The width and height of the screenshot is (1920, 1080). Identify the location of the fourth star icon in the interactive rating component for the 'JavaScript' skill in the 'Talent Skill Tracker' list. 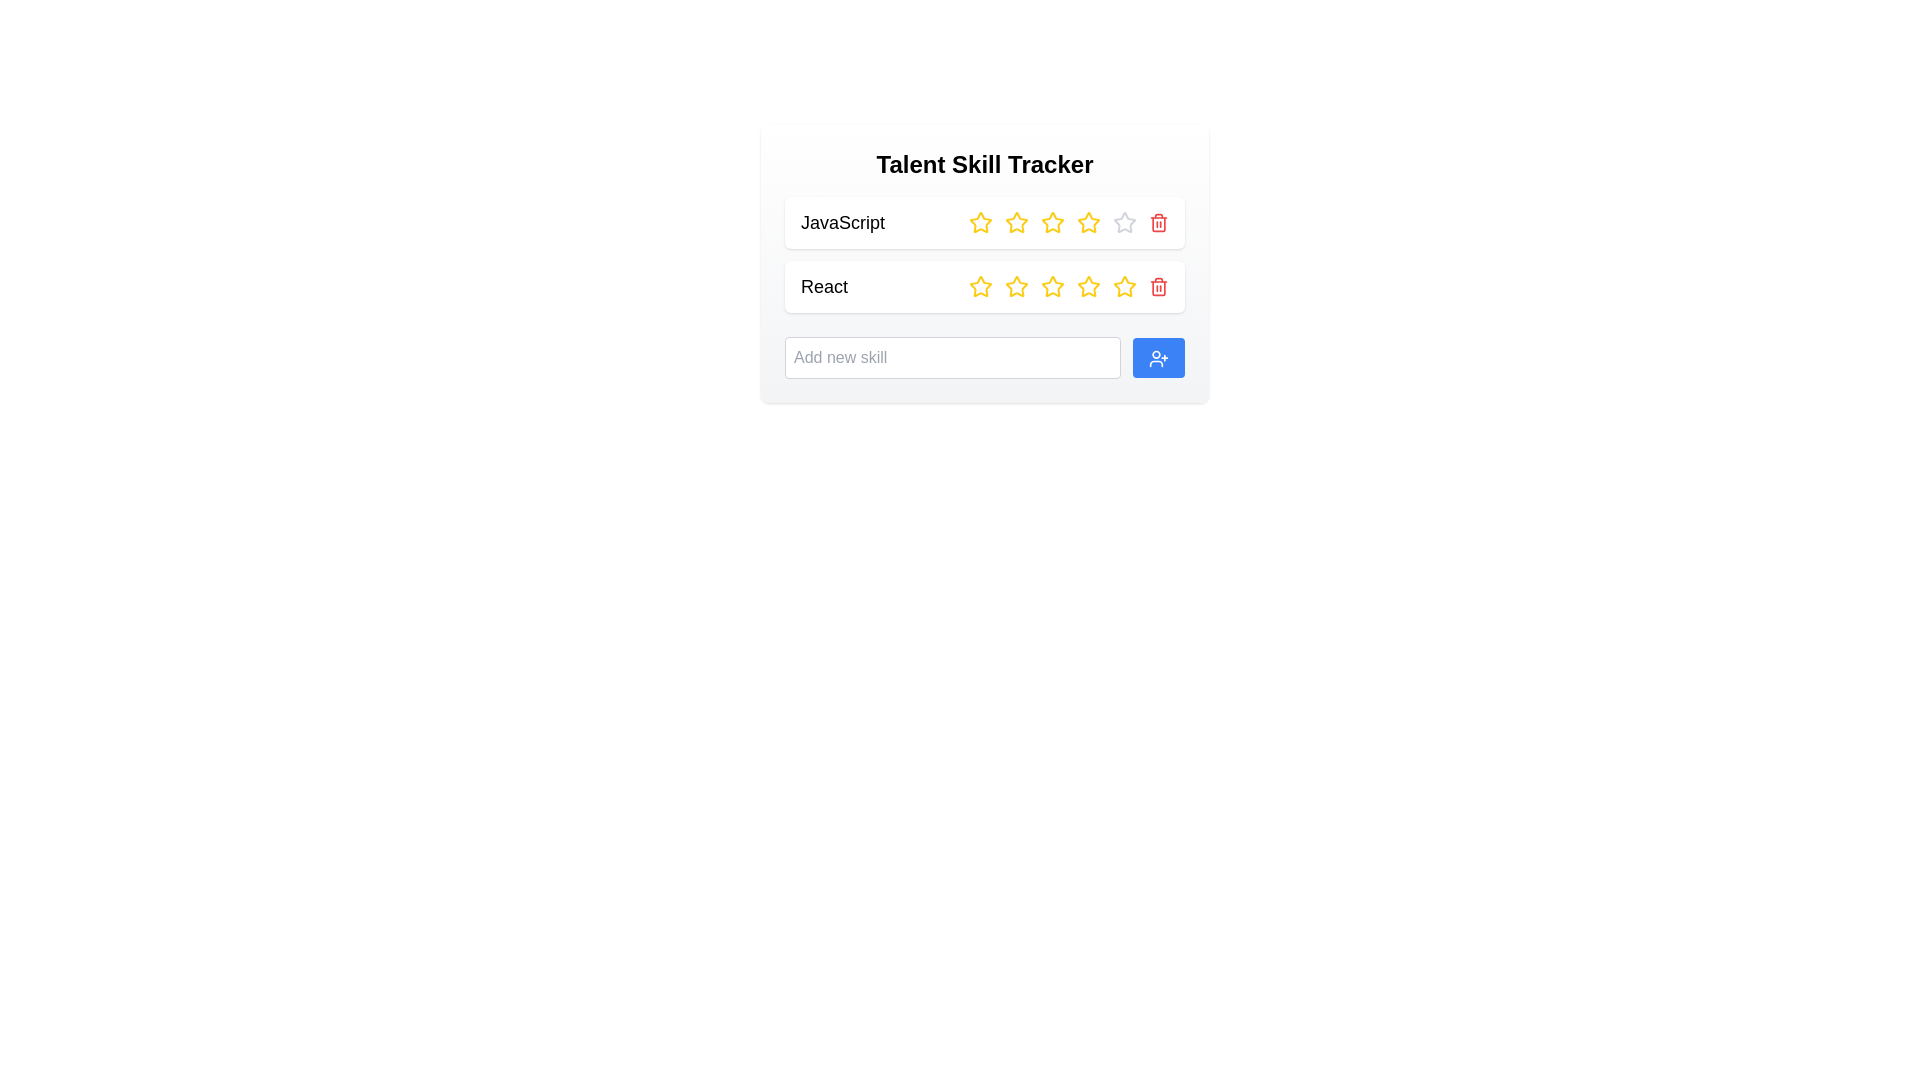
(1051, 223).